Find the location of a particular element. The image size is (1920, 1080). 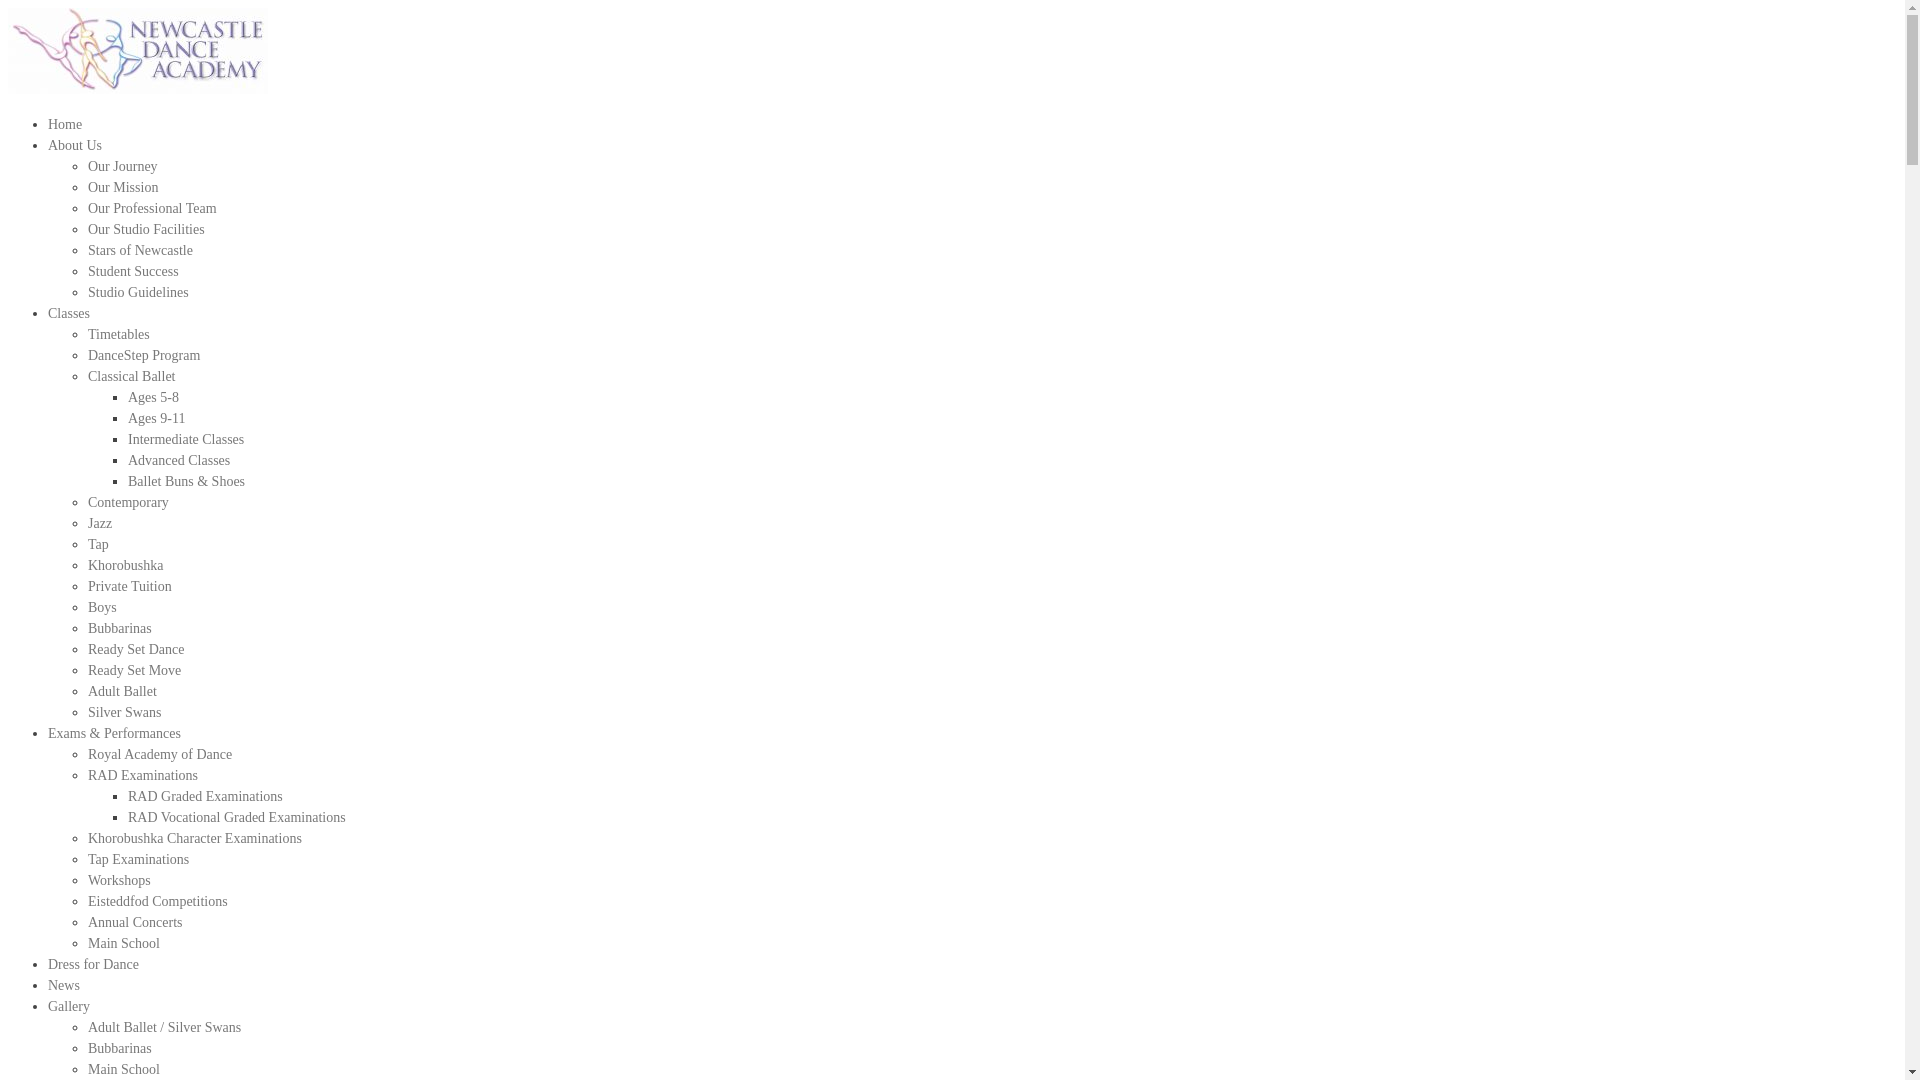

'Adult Ballet / Silver Swans' is located at coordinates (164, 1027).